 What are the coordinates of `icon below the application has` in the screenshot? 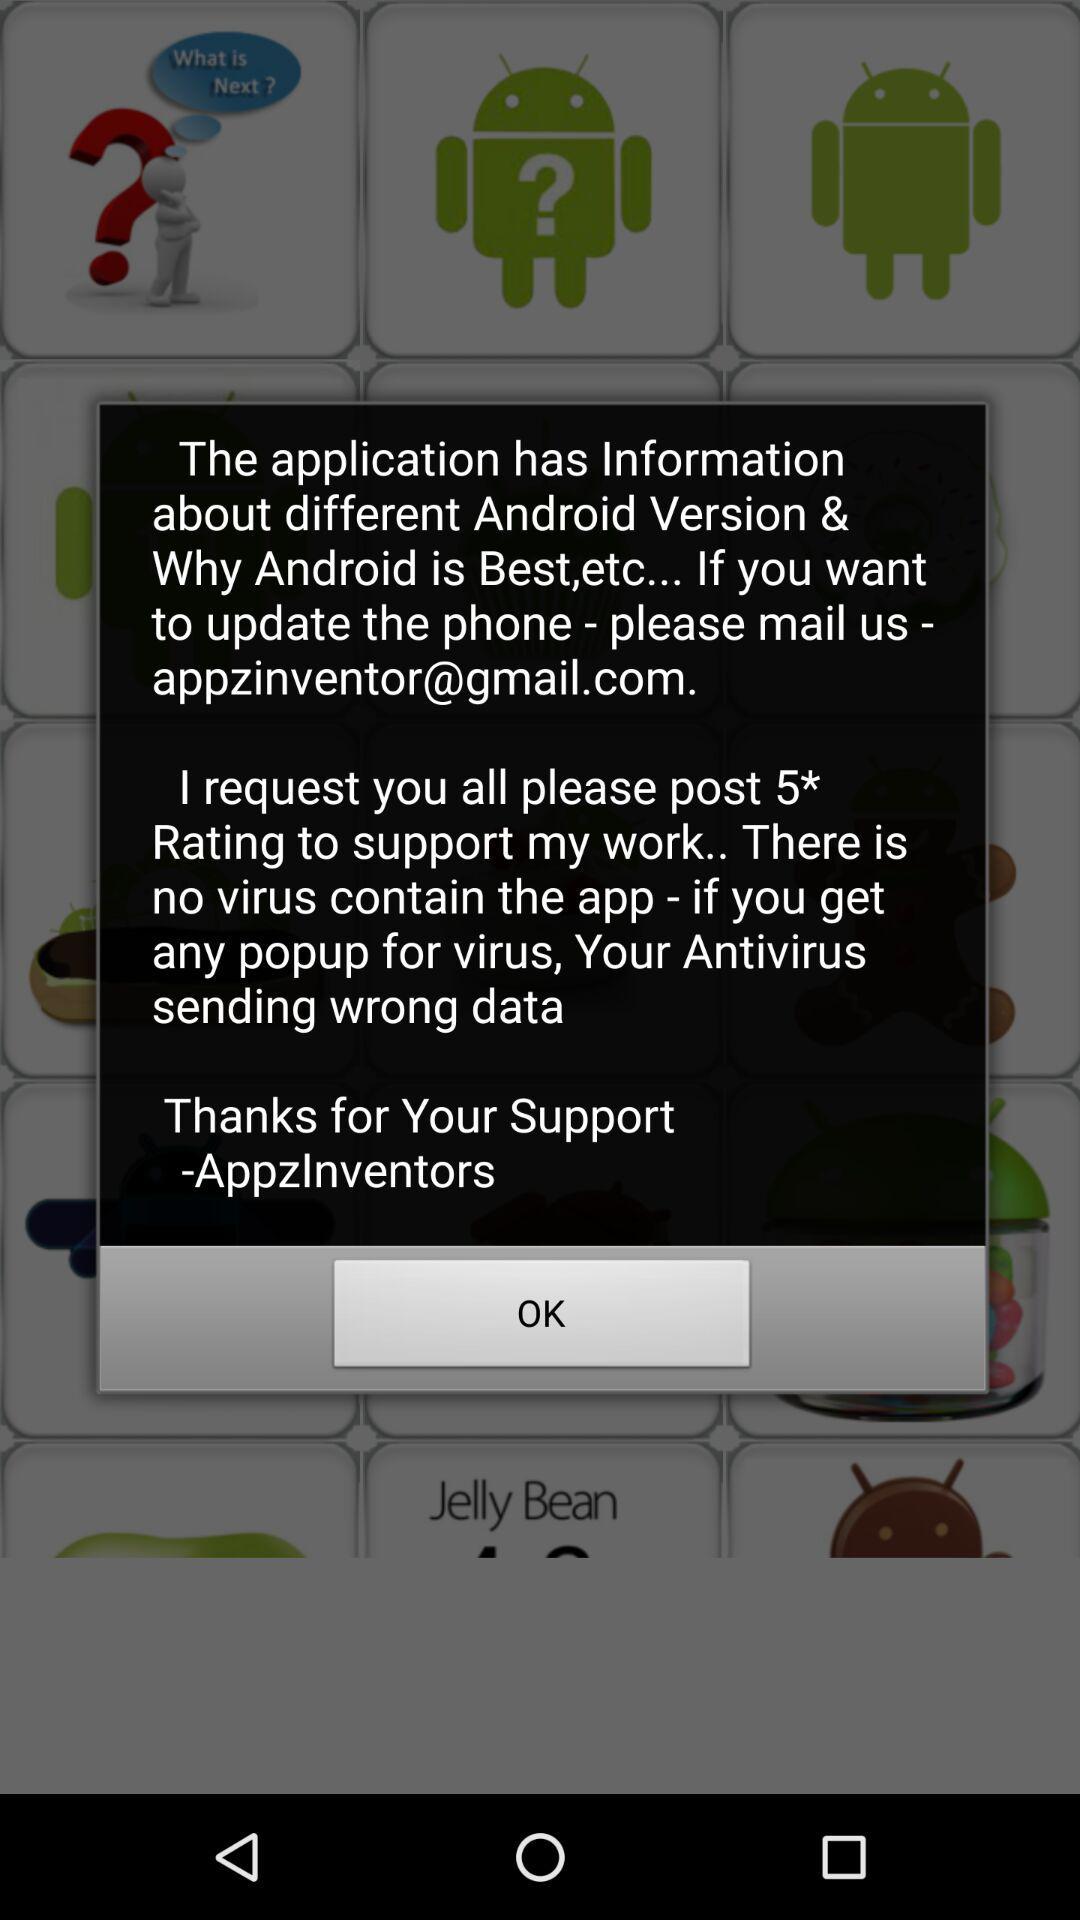 It's located at (542, 1319).